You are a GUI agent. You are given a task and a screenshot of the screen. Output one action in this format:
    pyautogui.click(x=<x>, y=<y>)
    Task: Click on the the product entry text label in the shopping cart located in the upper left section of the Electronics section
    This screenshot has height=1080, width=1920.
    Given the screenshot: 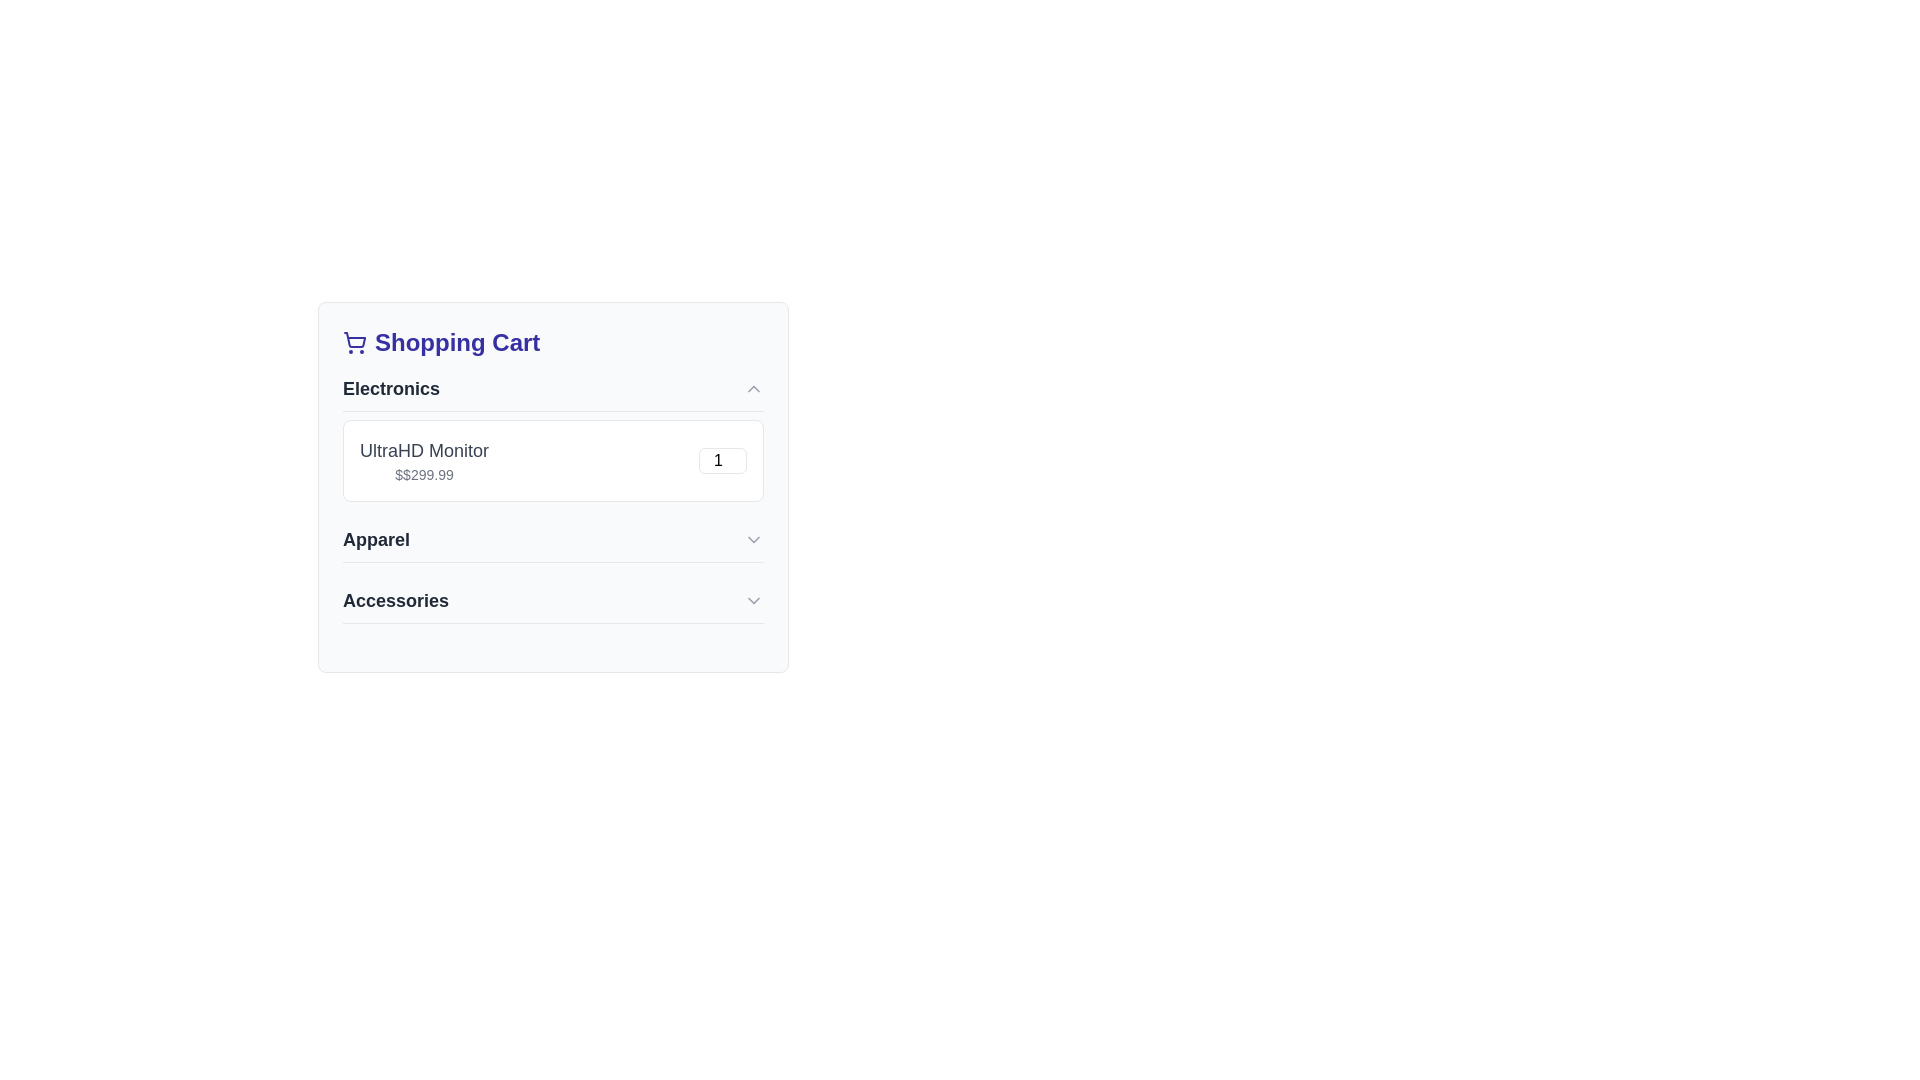 What is the action you would take?
    pyautogui.click(x=423, y=461)
    